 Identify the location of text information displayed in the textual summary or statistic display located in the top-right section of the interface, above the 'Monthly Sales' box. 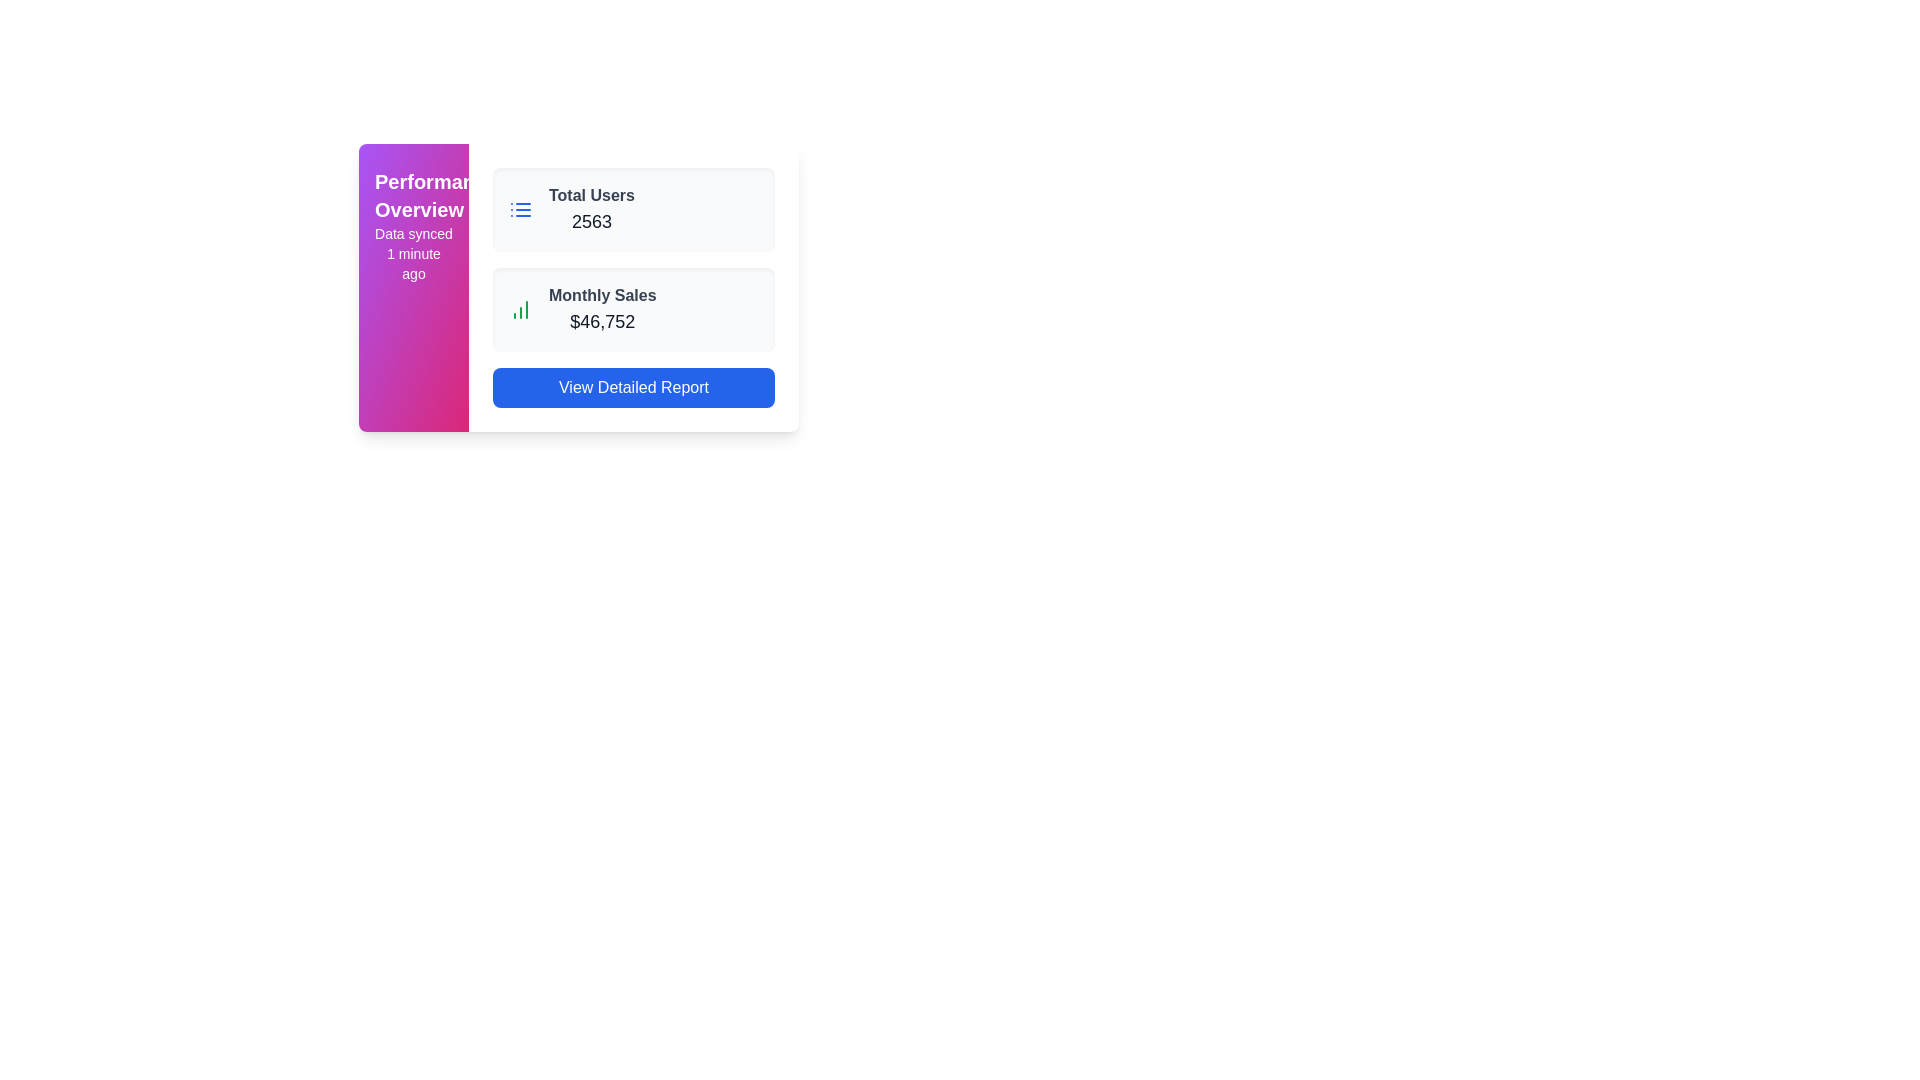
(590, 209).